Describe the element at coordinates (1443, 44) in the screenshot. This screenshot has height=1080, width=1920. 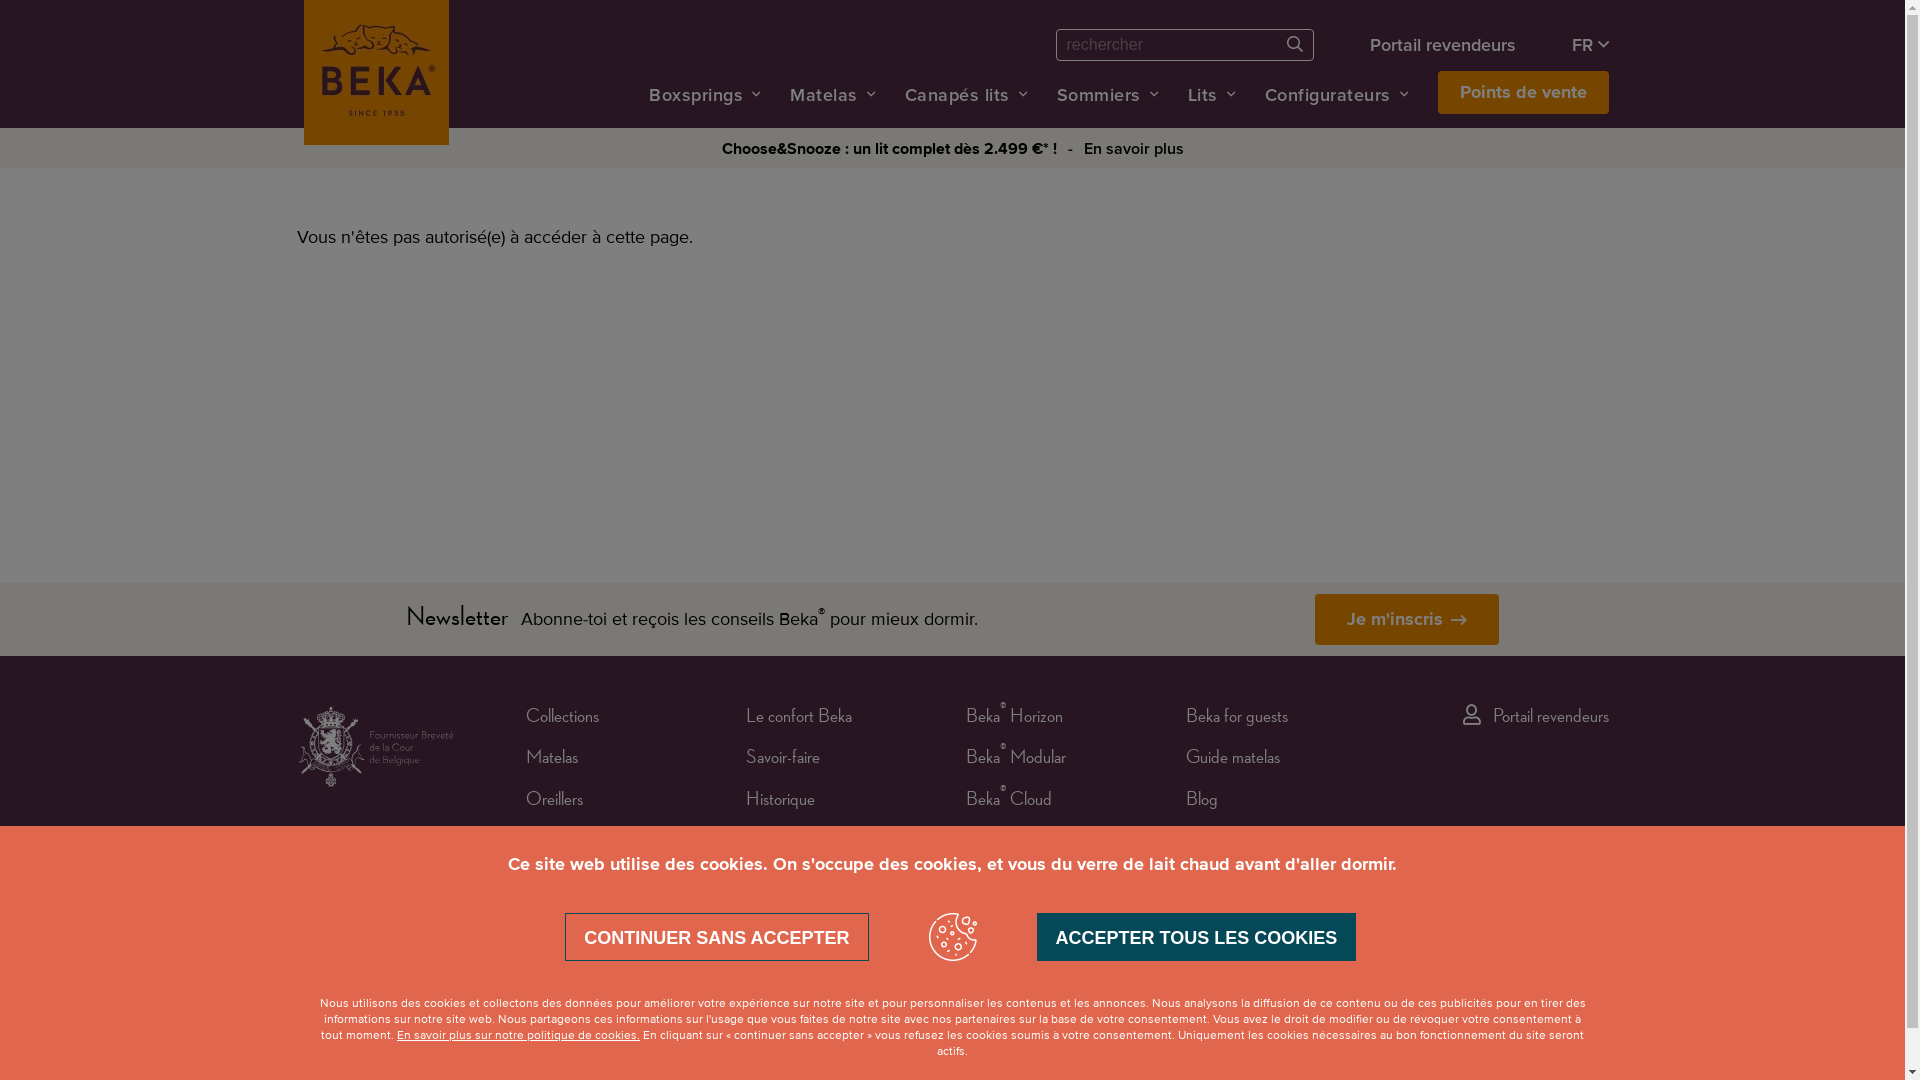
I see `'Portail revendeurs'` at that location.